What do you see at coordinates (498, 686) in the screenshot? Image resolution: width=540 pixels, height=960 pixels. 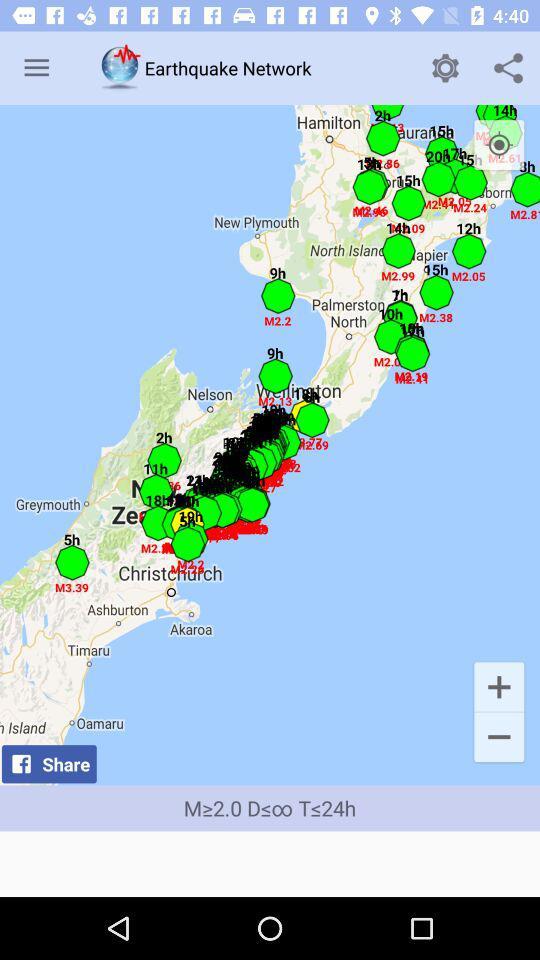 I see `the add icon` at bounding box center [498, 686].